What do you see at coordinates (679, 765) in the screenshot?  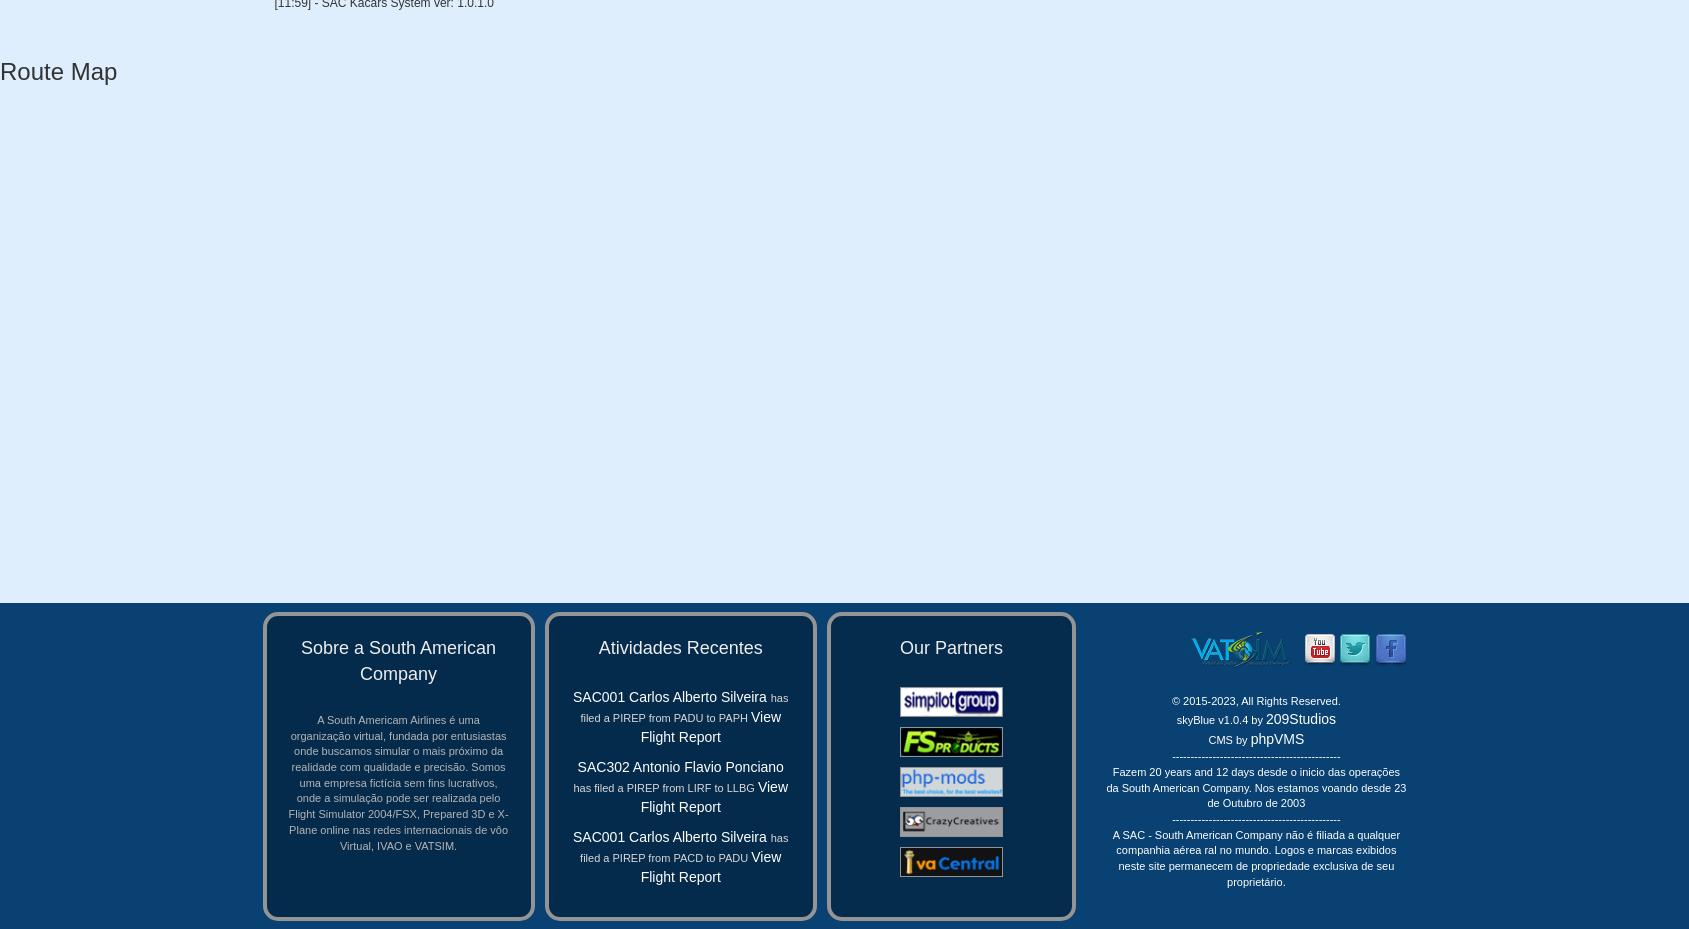 I see `'SAC302 Antonio   Flavio Ponciano'` at bounding box center [679, 765].